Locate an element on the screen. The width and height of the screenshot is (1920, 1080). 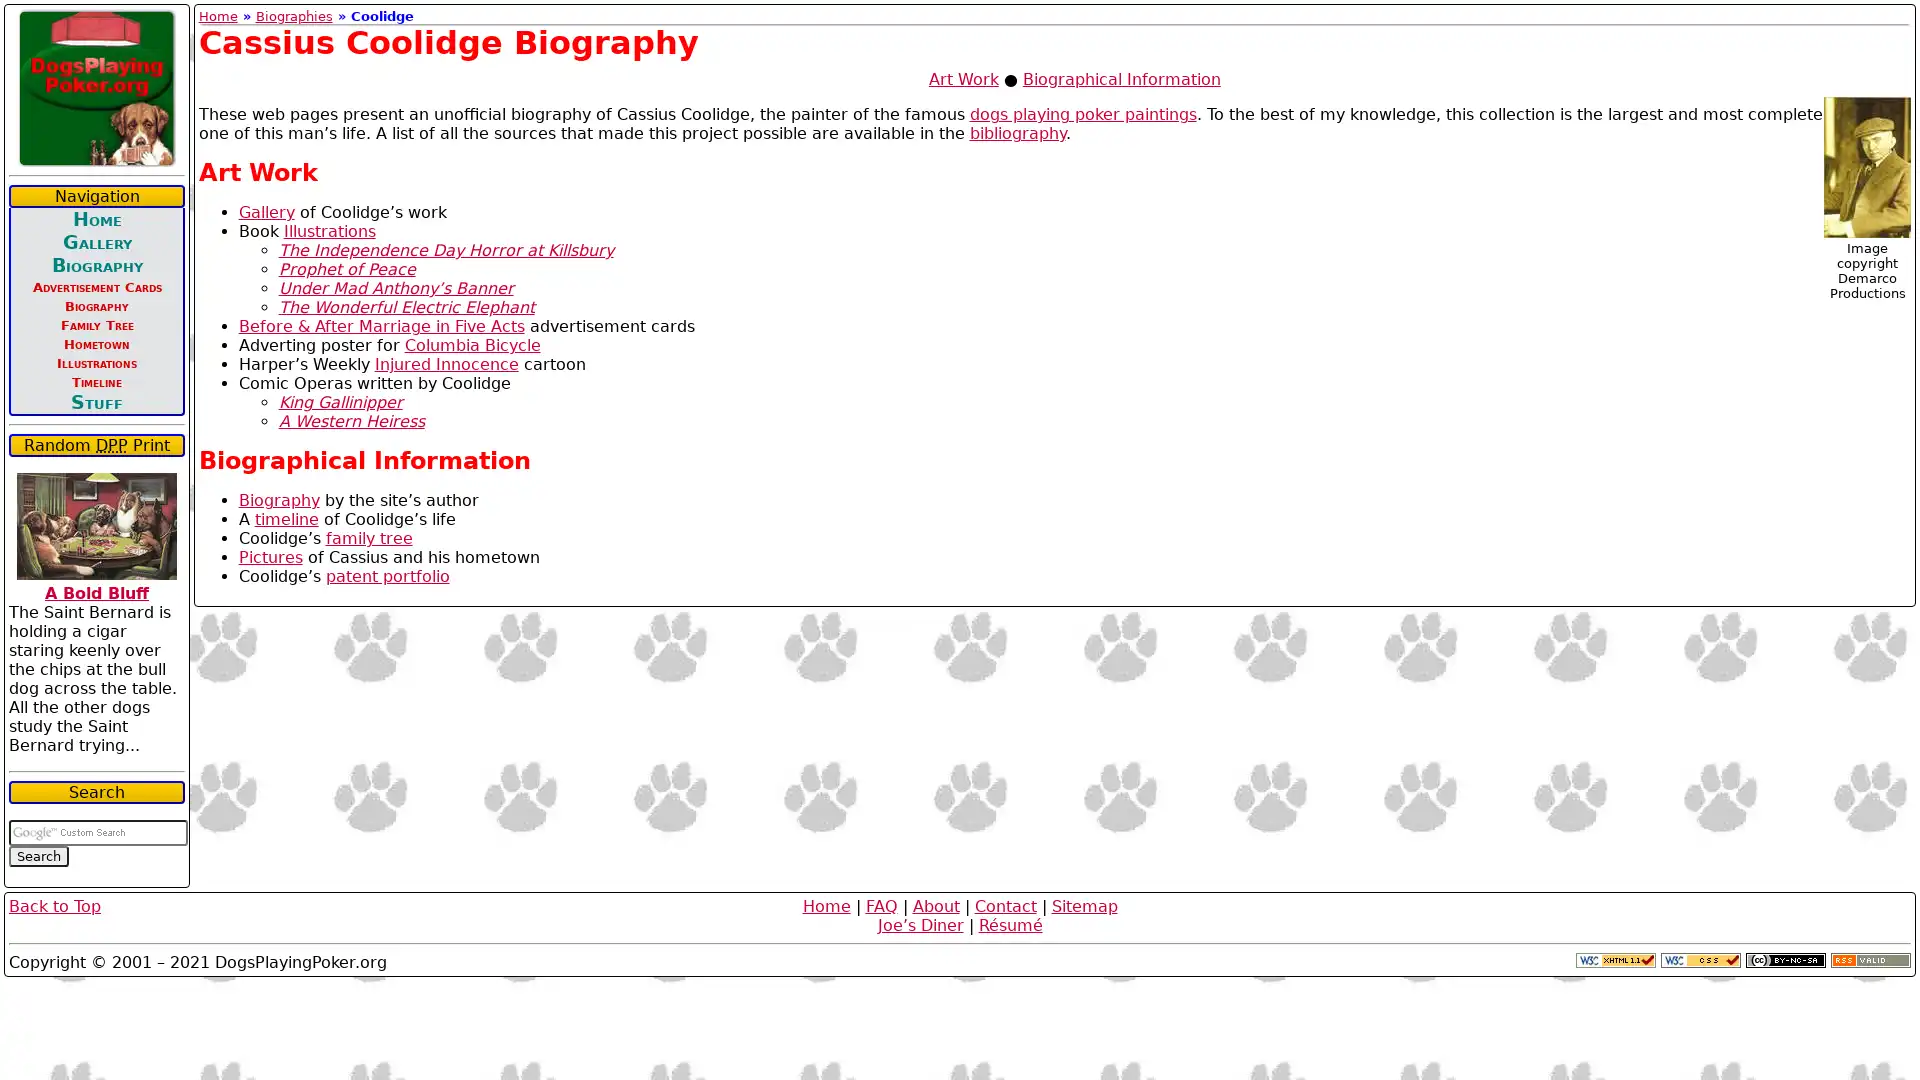
Search is located at coordinates (38, 855).